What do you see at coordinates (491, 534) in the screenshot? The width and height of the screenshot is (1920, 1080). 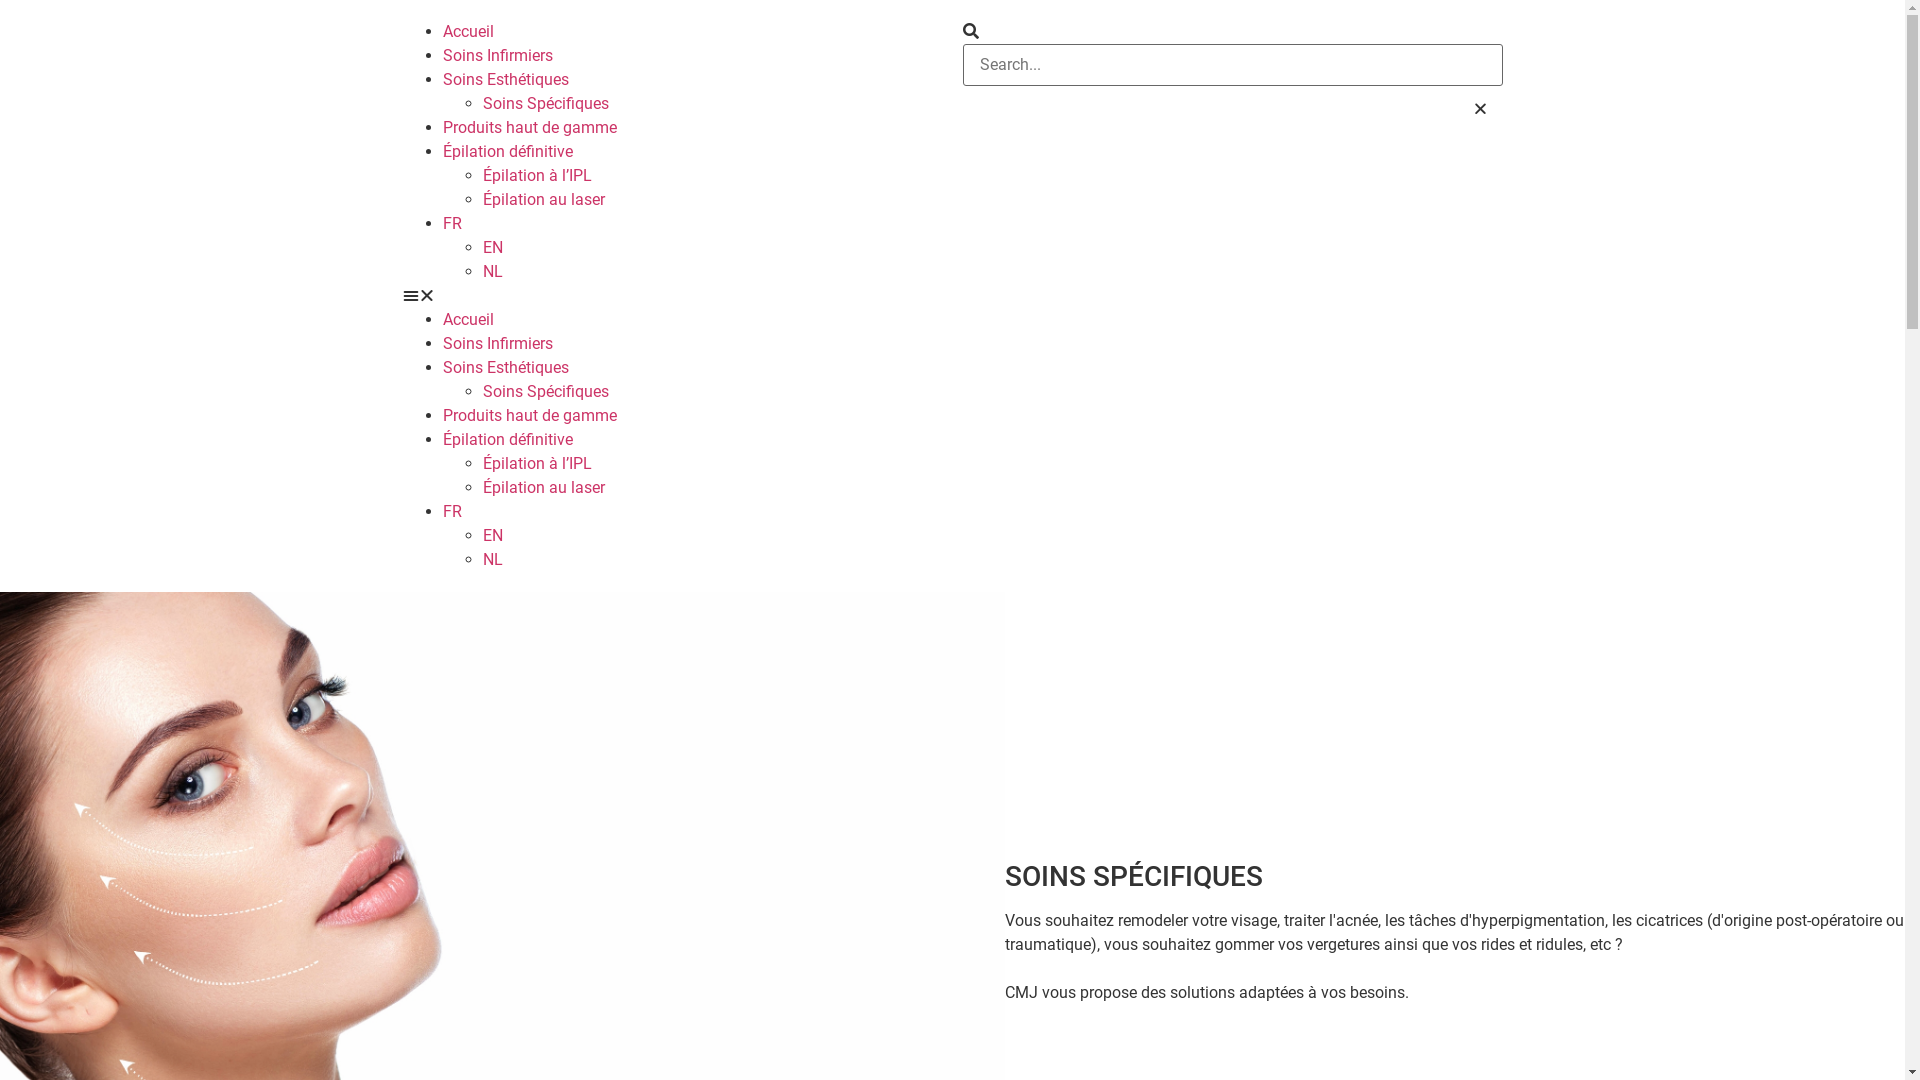 I see `'EN'` at bounding box center [491, 534].